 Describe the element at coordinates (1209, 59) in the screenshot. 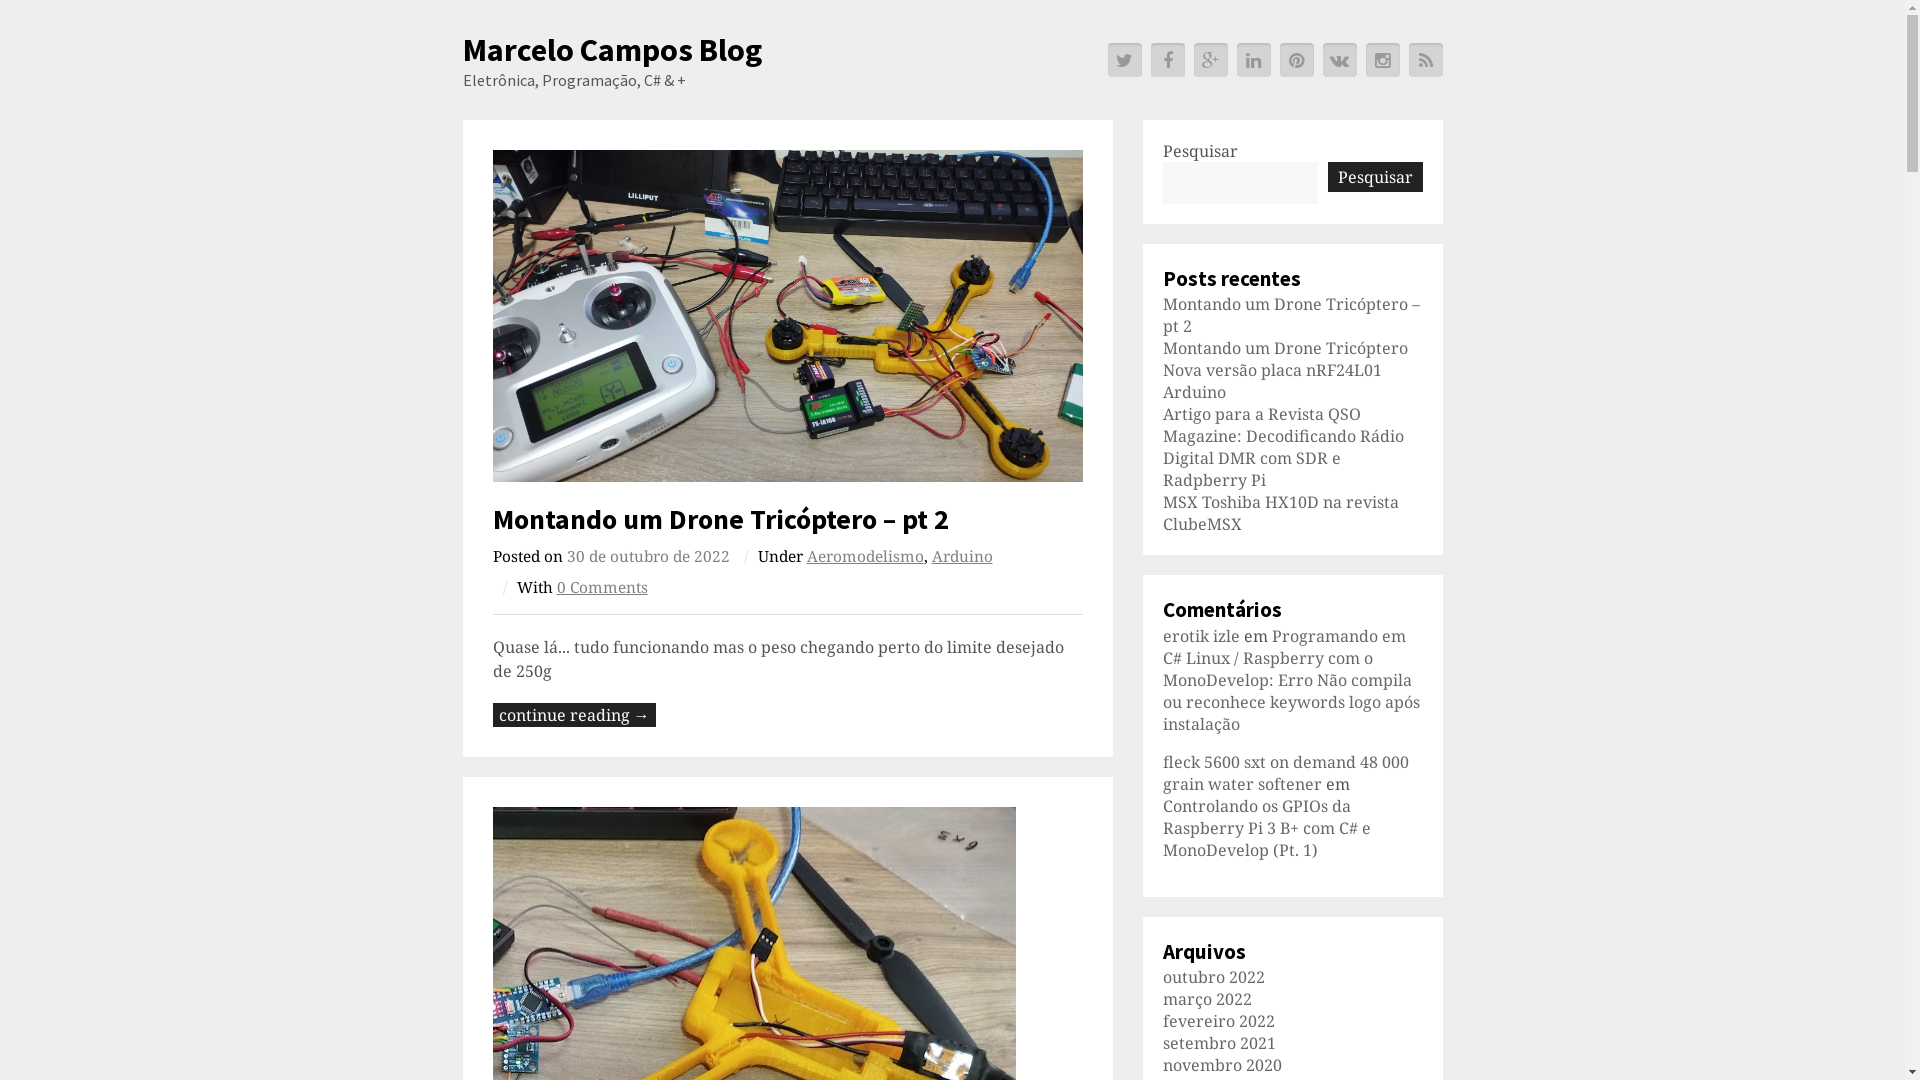

I see `'Googleplus'` at that location.